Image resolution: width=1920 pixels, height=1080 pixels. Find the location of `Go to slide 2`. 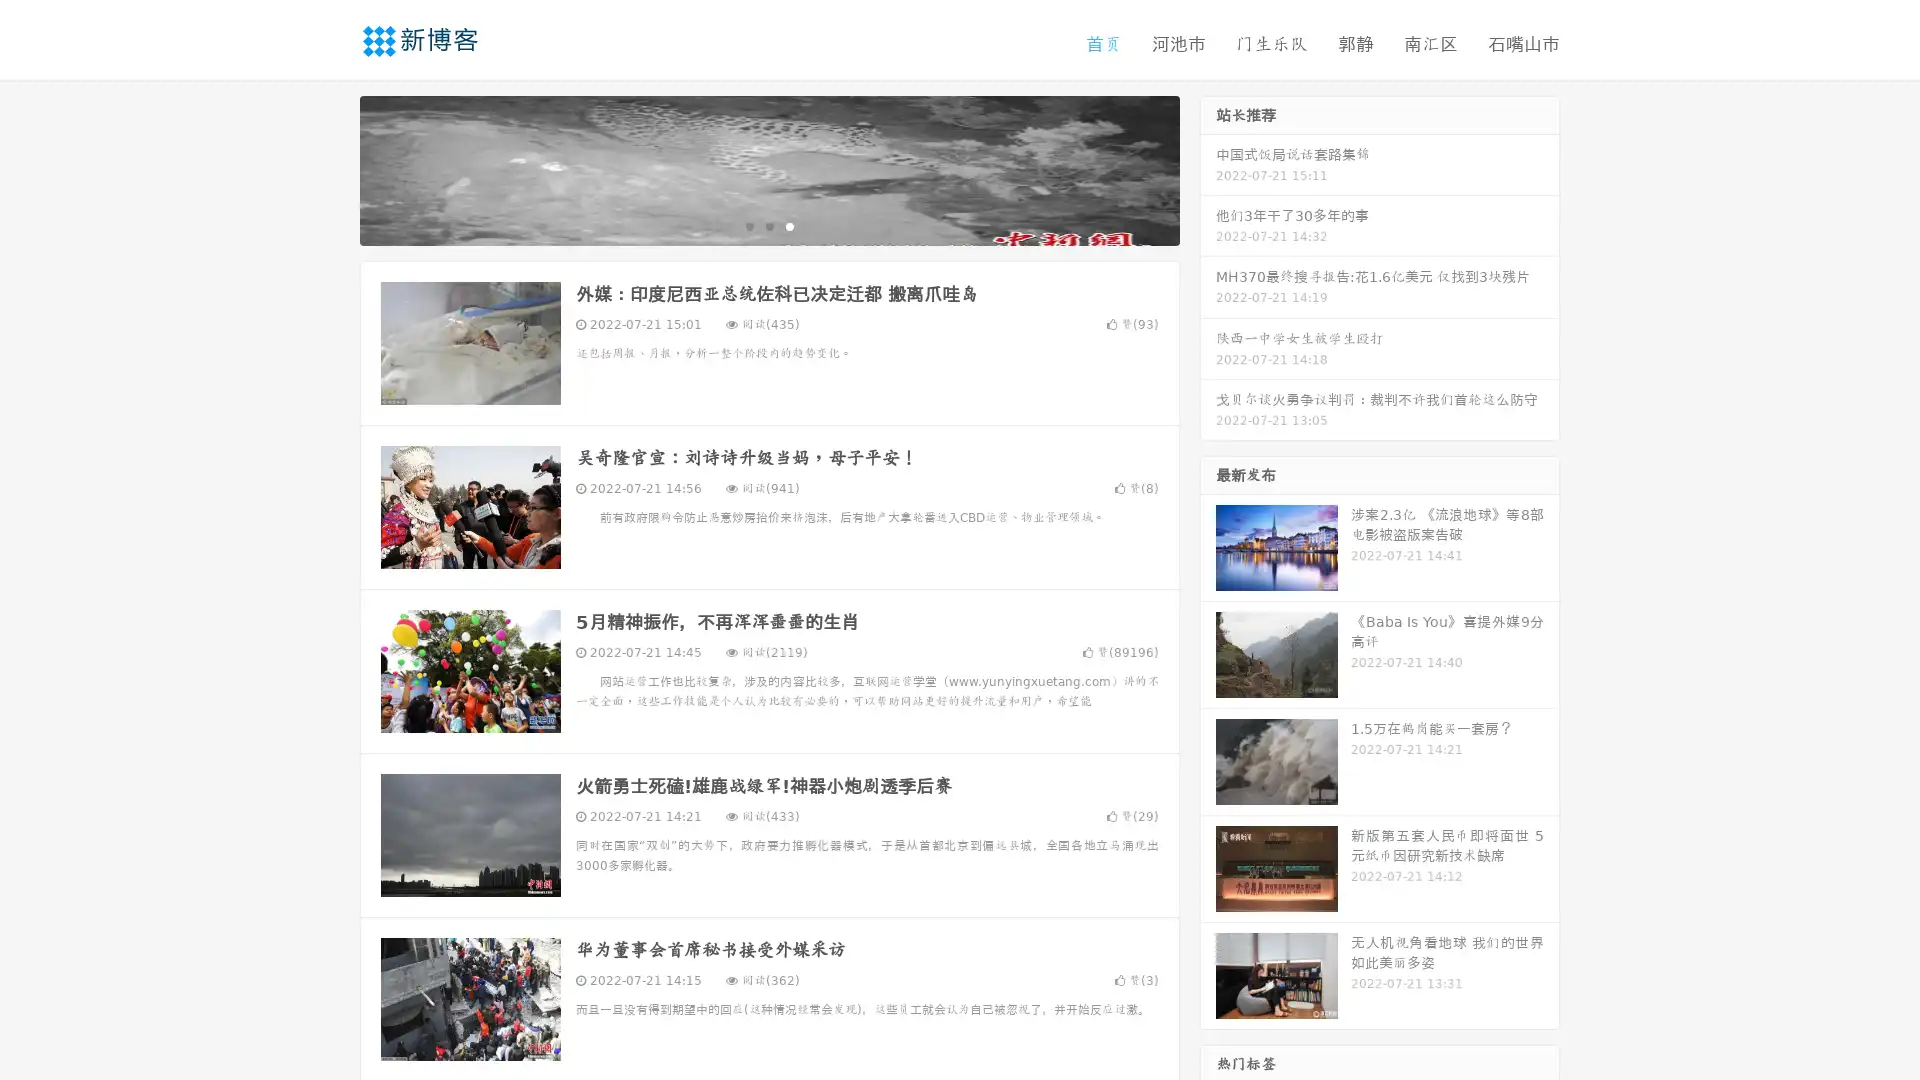

Go to slide 2 is located at coordinates (768, 225).